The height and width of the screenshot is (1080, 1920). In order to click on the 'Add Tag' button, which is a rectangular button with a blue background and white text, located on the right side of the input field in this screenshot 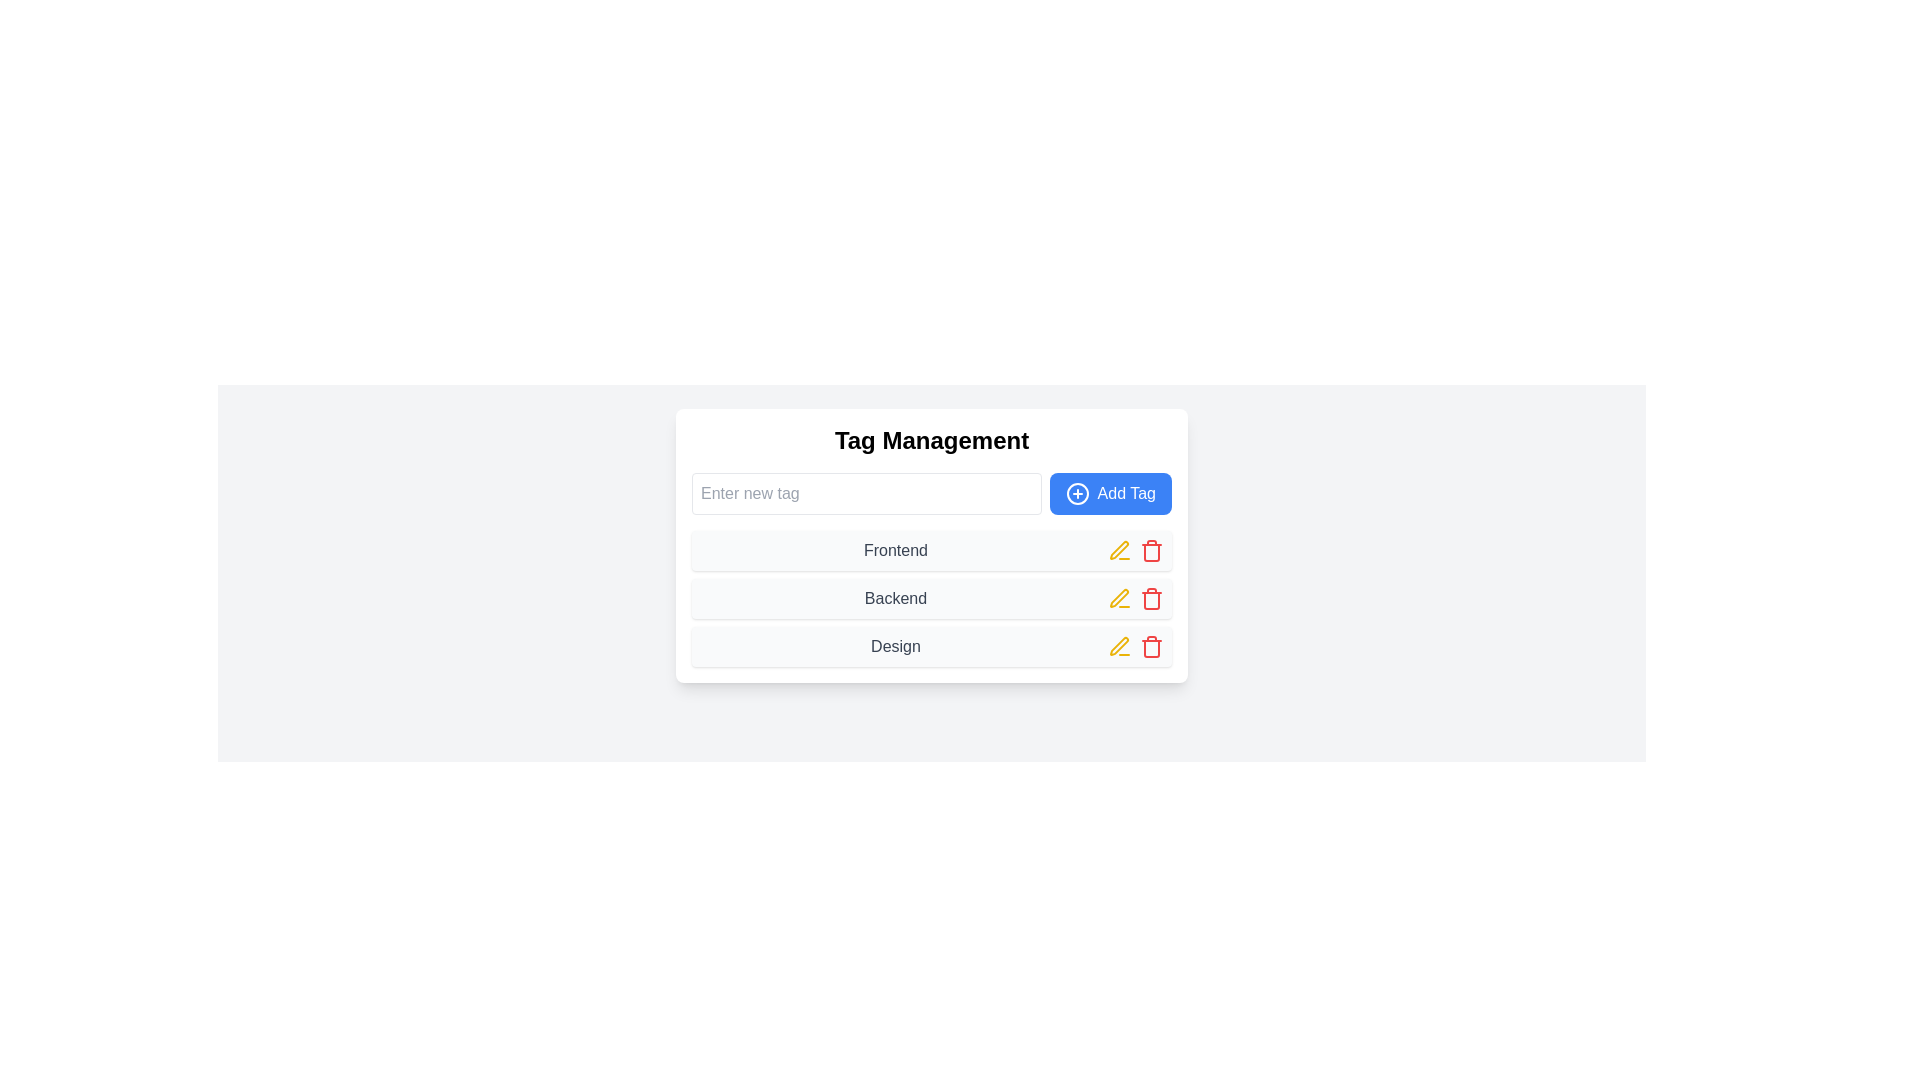, I will do `click(1109, 493)`.